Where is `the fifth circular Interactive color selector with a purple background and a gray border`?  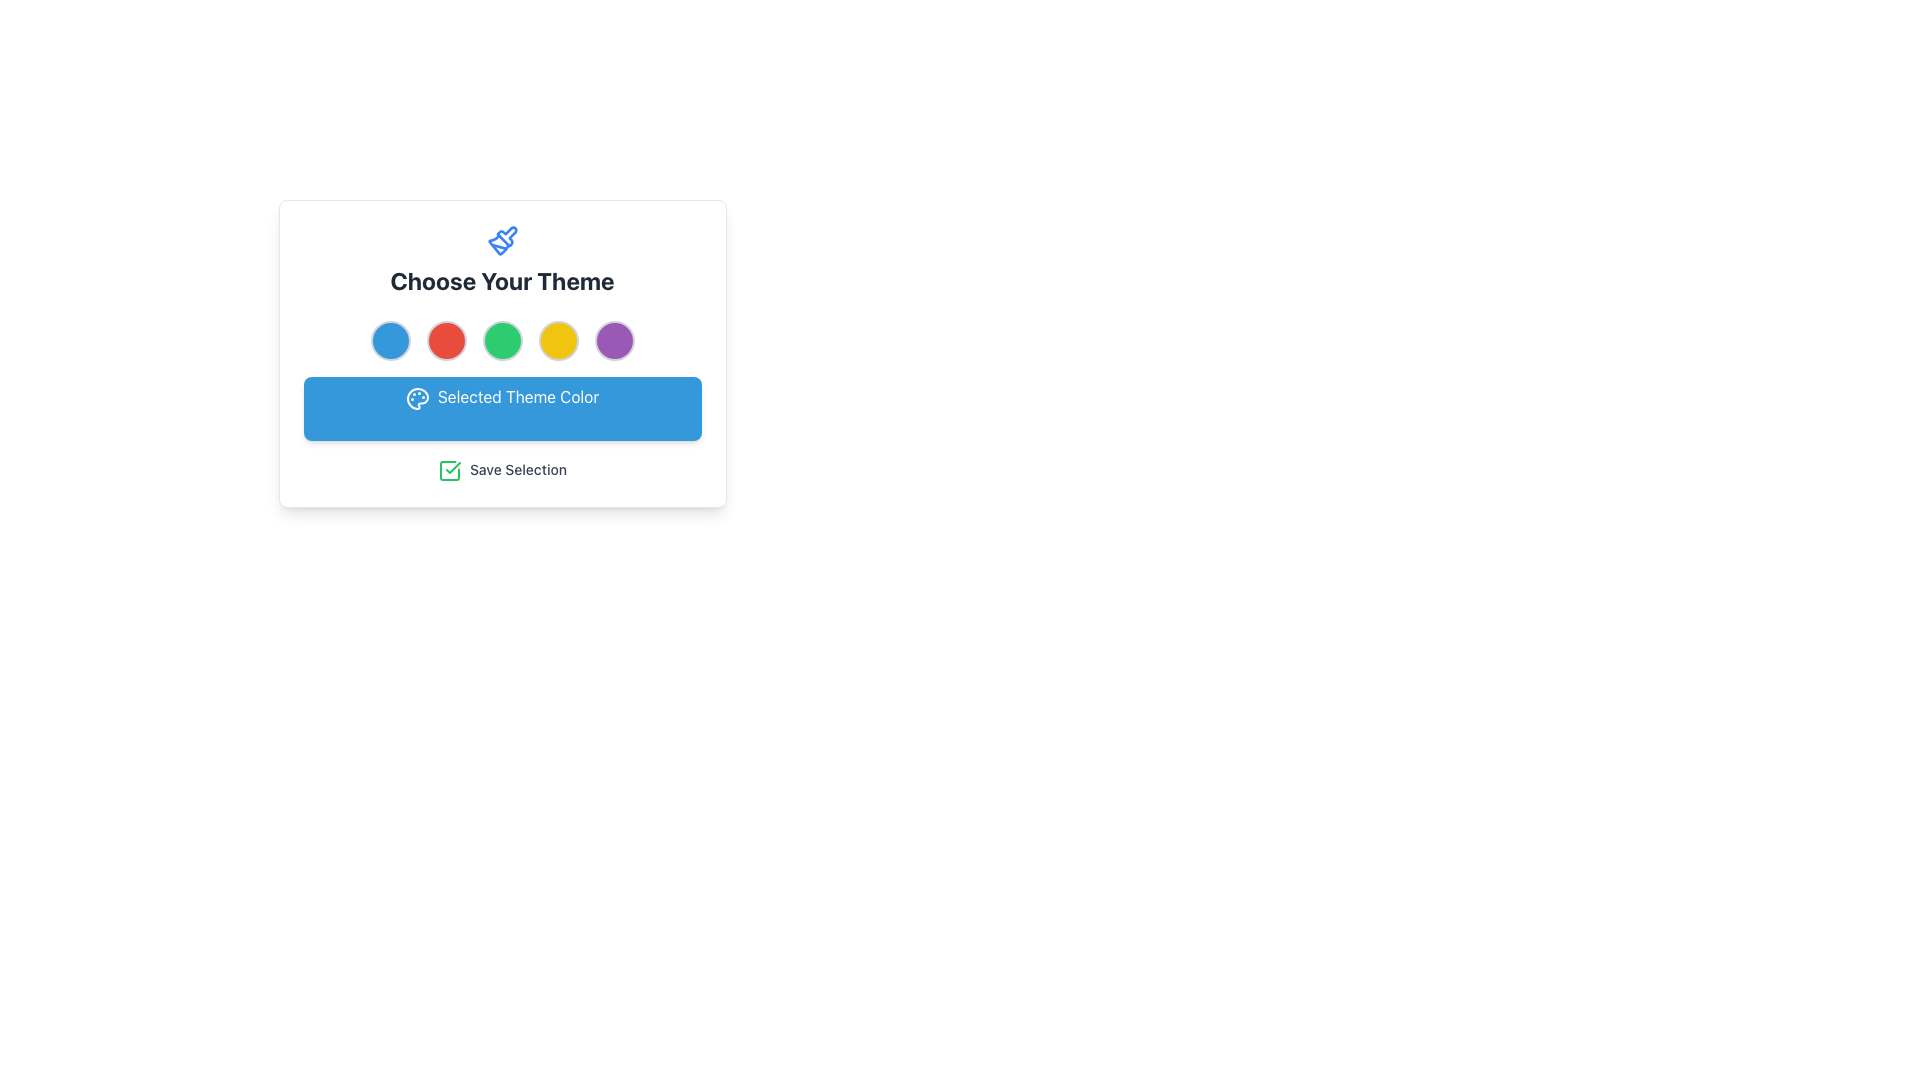 the fifth circular Interactive color selector with a purple background and a gray border is located at coordinates (613, 339).